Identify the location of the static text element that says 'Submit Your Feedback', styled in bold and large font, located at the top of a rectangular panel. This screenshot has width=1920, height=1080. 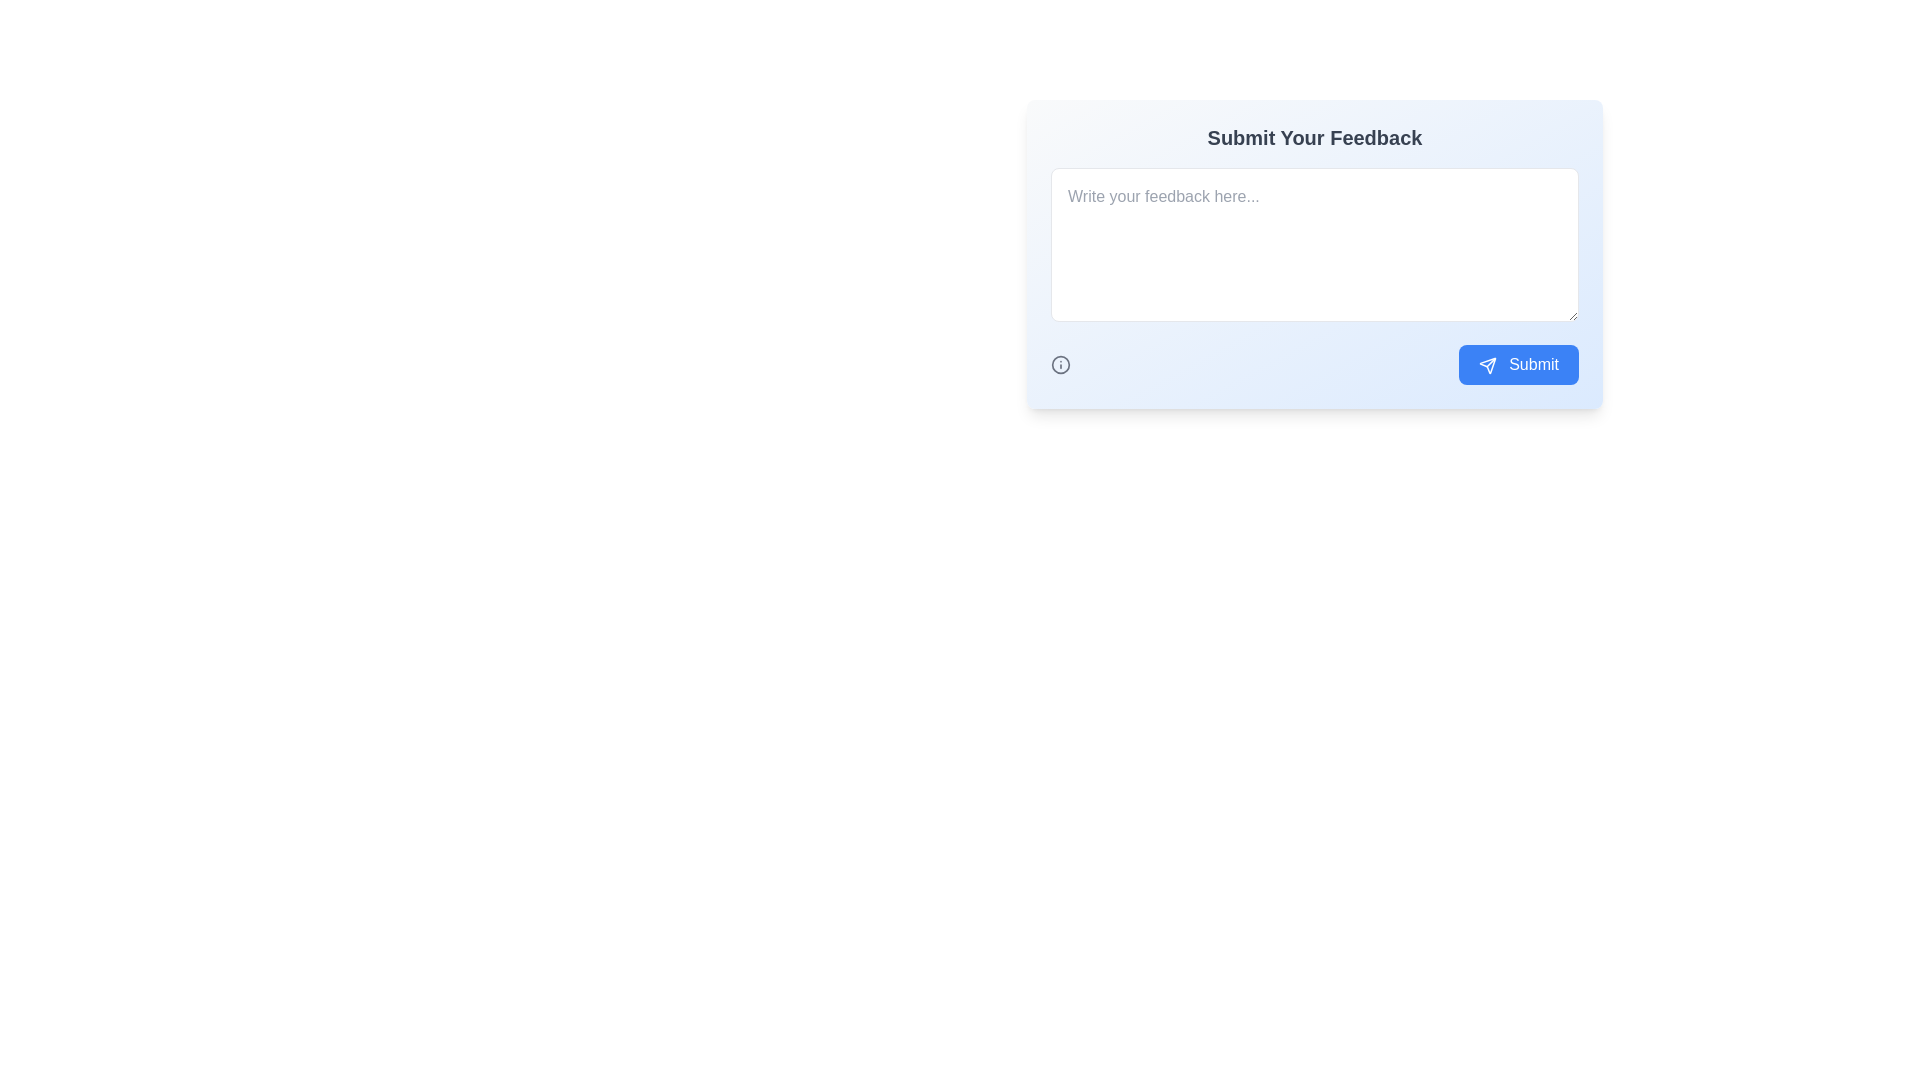
(1315, 137).